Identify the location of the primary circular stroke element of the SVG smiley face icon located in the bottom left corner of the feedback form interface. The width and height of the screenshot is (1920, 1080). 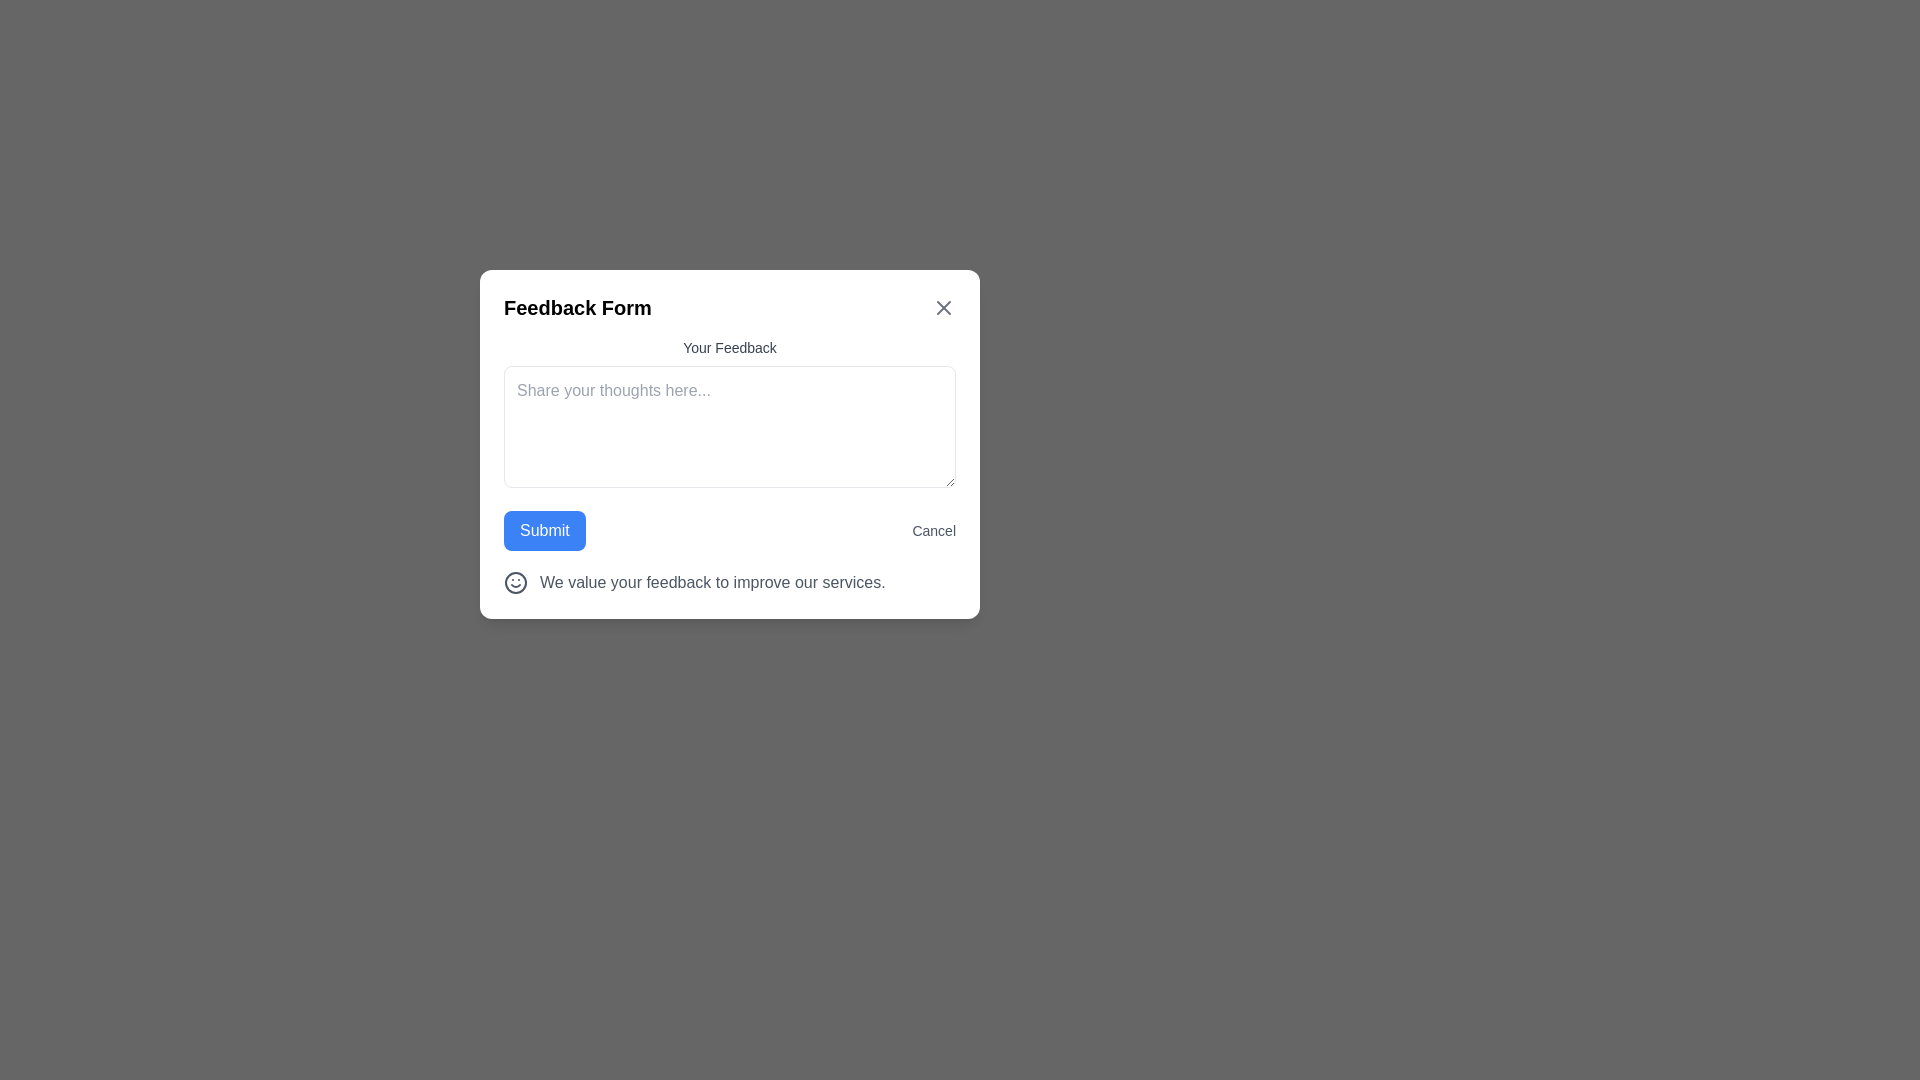
(515, 582).